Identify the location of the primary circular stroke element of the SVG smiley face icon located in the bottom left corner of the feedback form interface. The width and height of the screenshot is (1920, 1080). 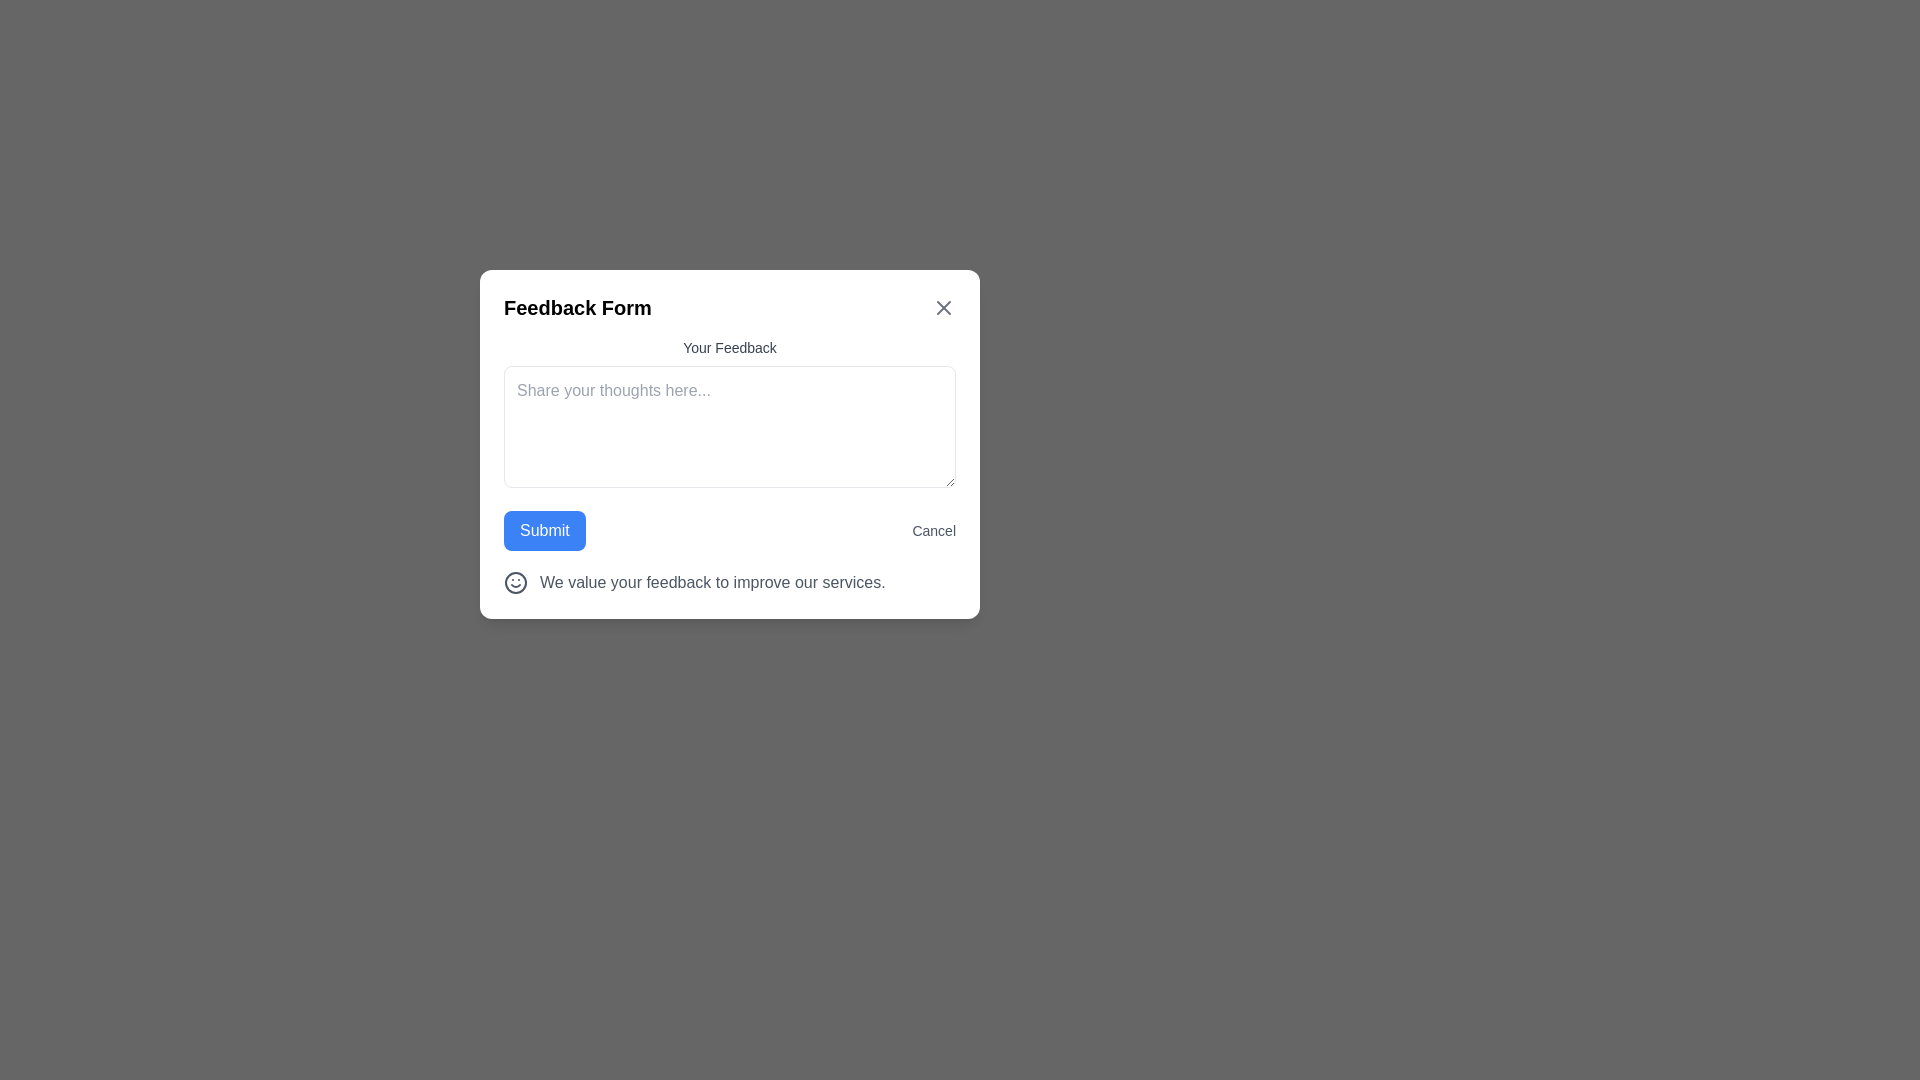
(515, 582).